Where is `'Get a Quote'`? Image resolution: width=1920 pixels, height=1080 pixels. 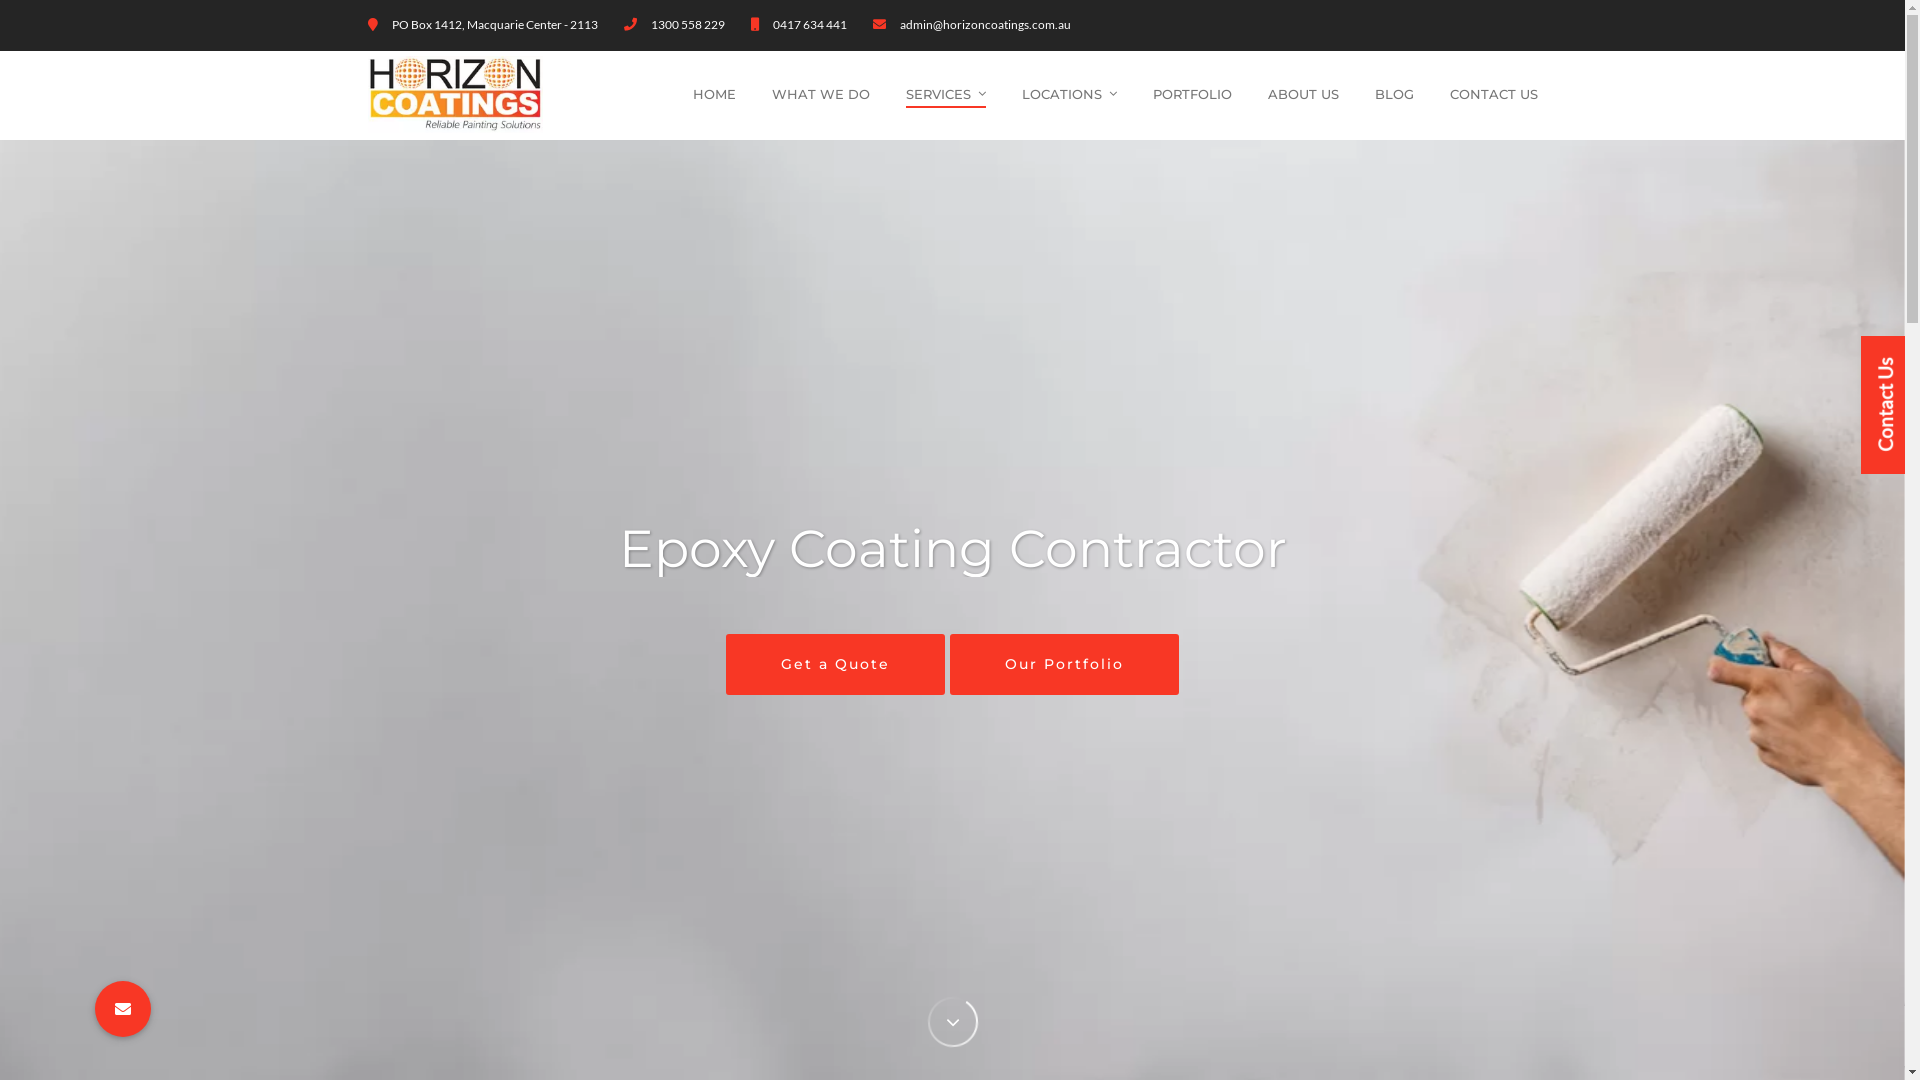
'Get a Quote' is located at coordinates (835, 663).